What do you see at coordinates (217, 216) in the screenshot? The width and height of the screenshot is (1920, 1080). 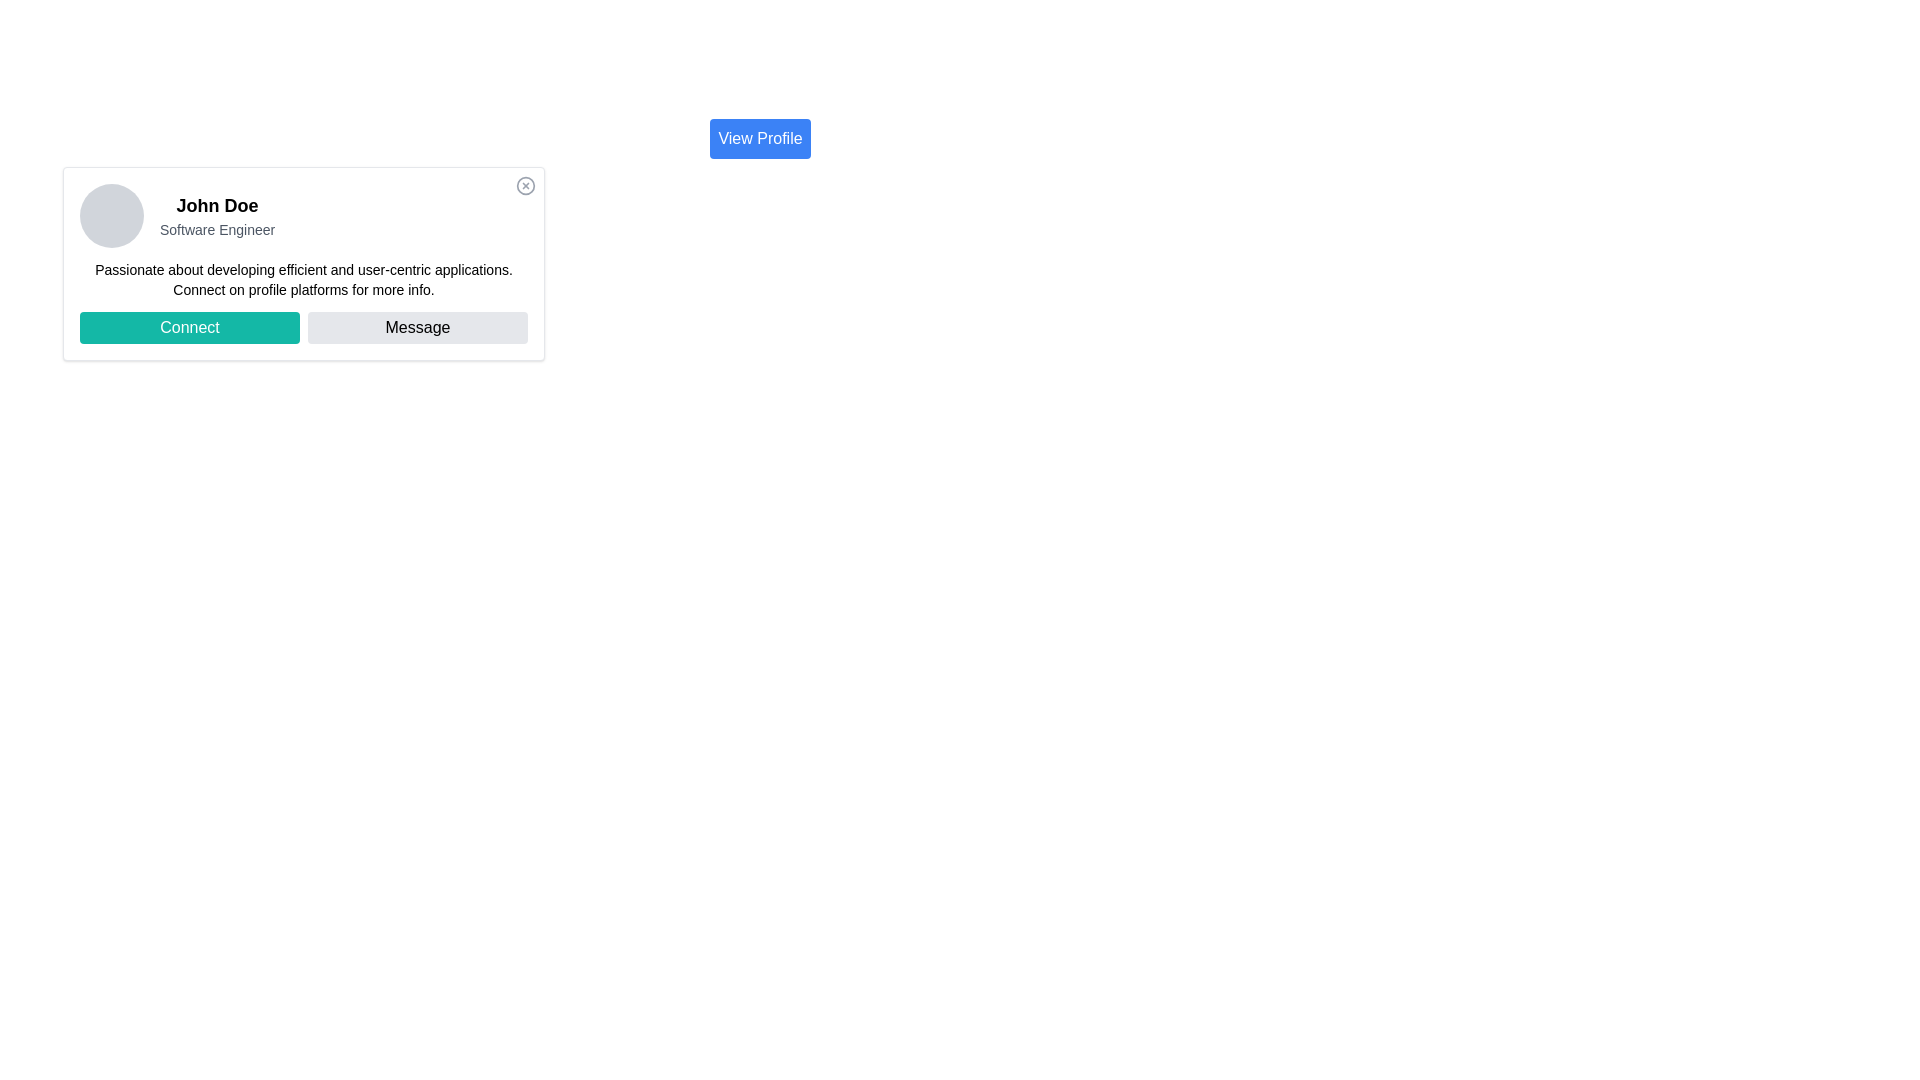 I see `the text display element that shows the user's name and occupation, located within a profile card to the right of the profile picture and above the description text and buttons` at bounding box center [217, 216].